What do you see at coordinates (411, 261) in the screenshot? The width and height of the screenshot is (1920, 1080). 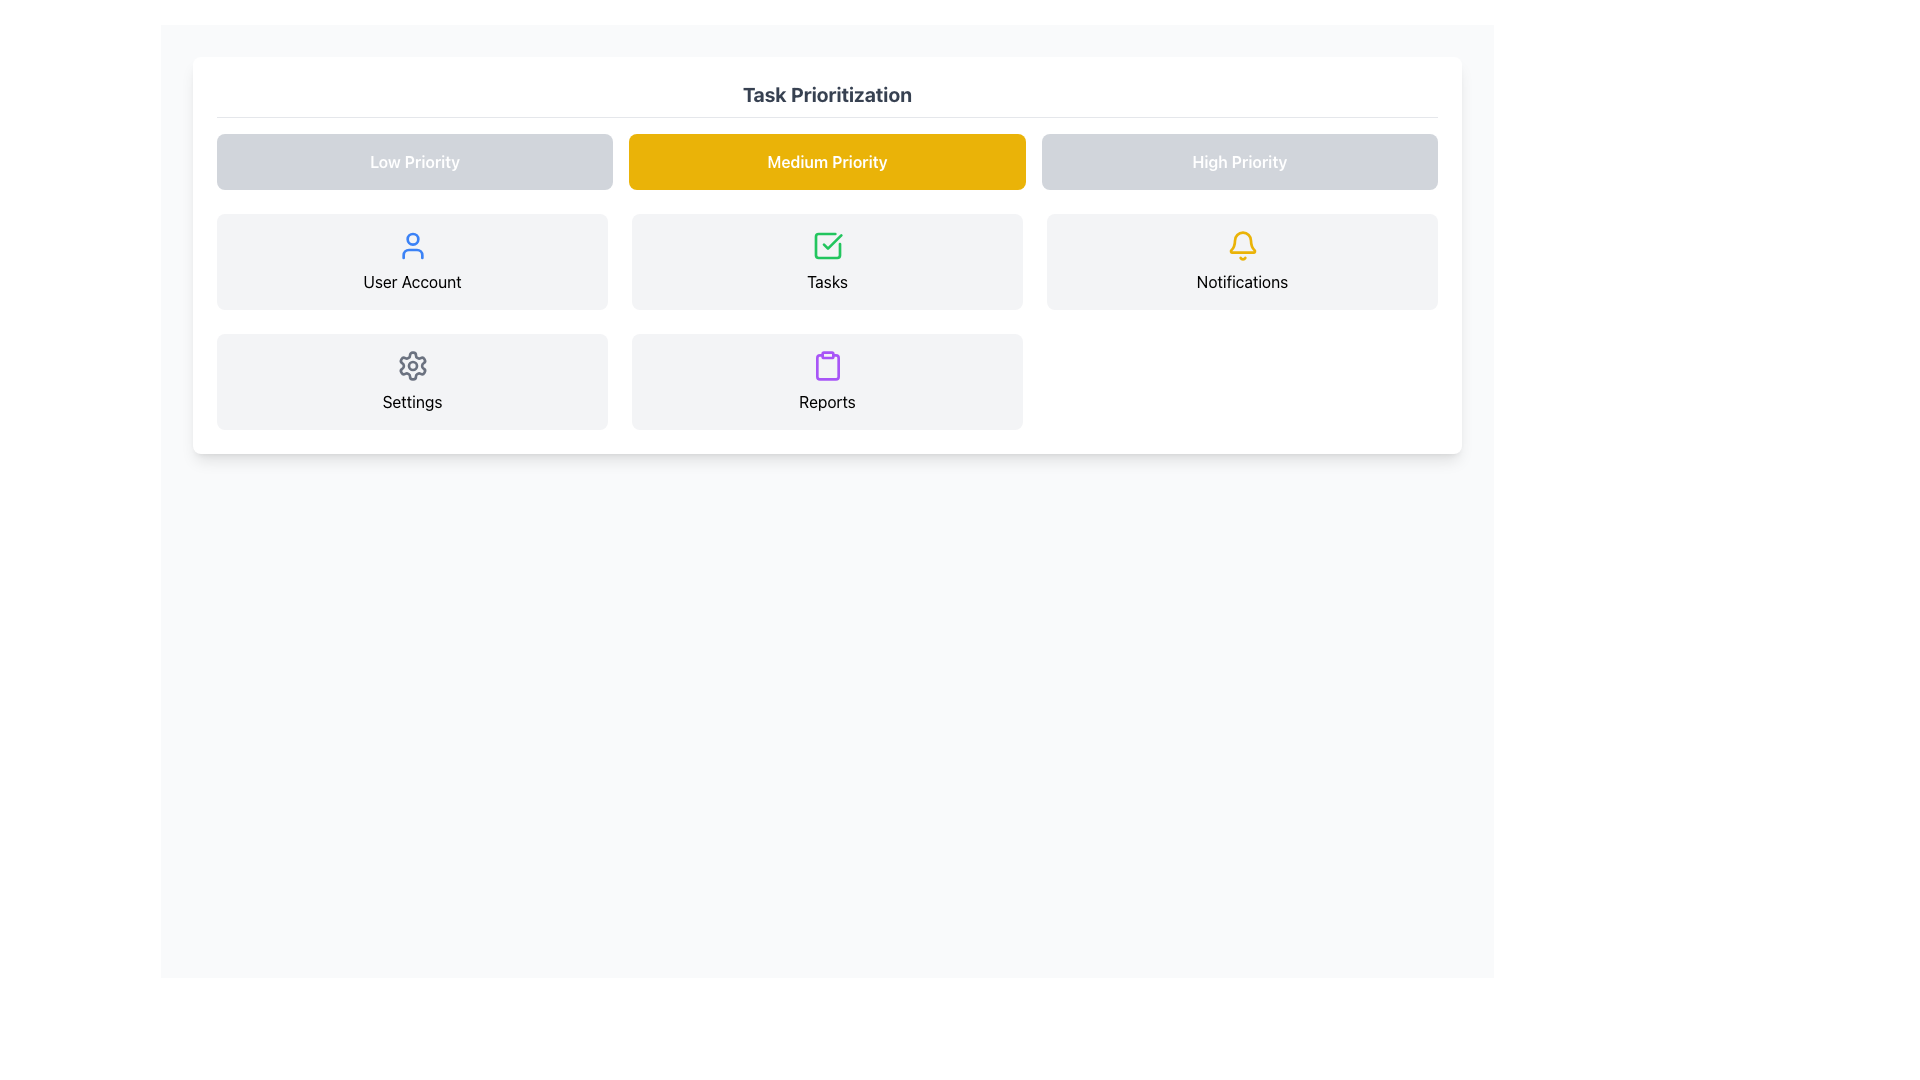 I see `the Section item` at bounding box center [411, 261].